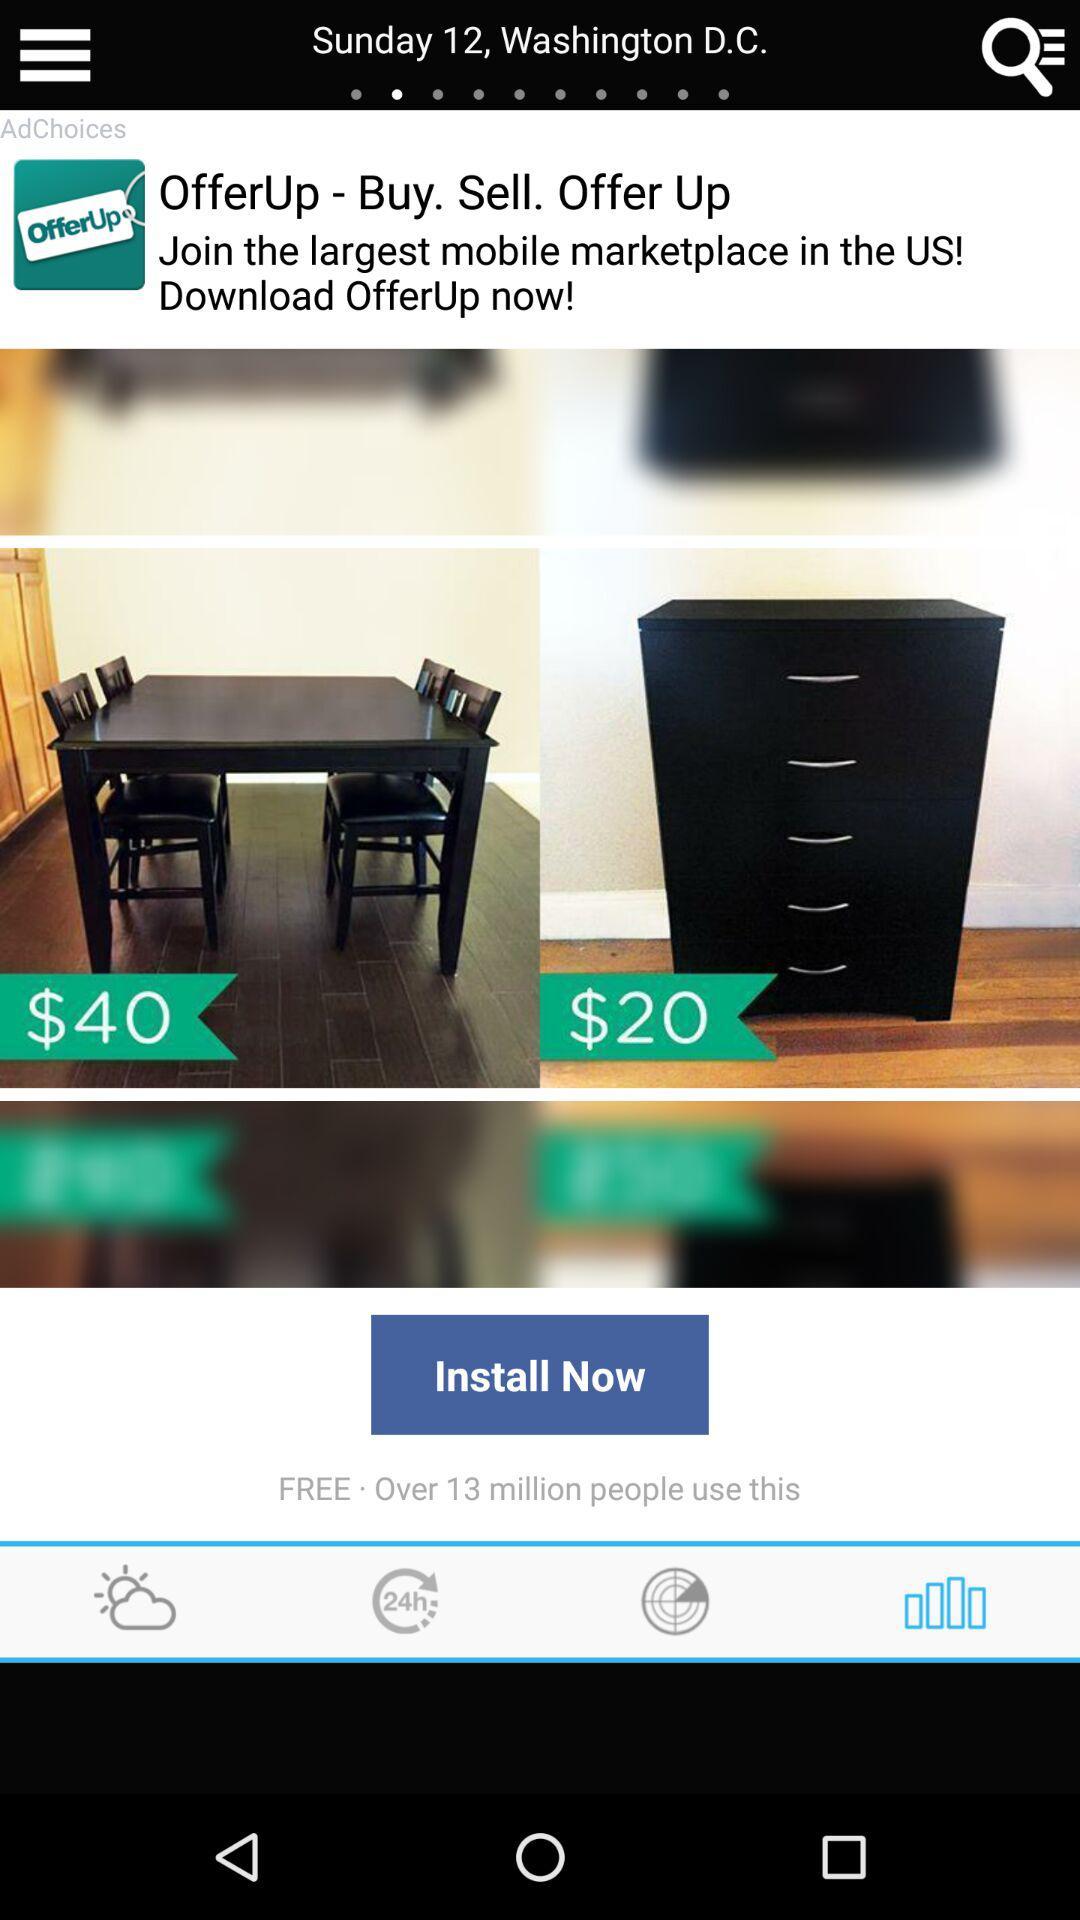  I want to click on menu, so click(54, 55).